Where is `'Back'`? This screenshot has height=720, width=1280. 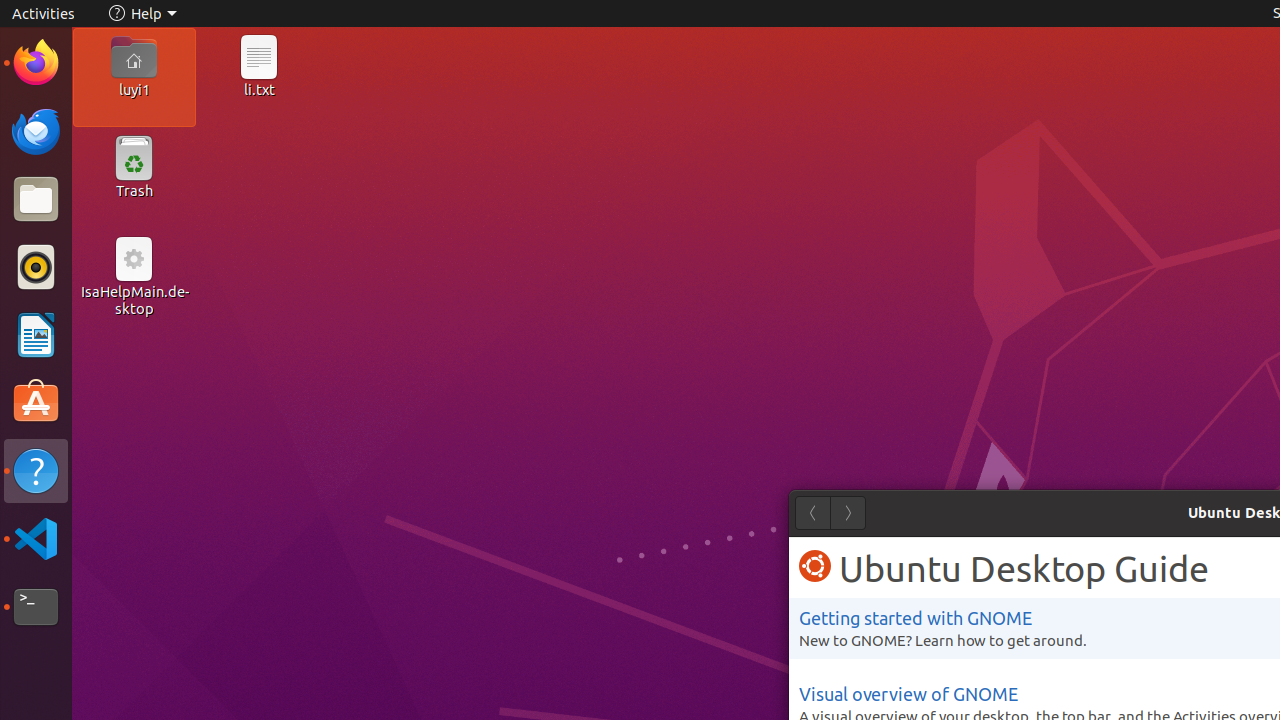 'Back' is located at coordinates (812, 512).